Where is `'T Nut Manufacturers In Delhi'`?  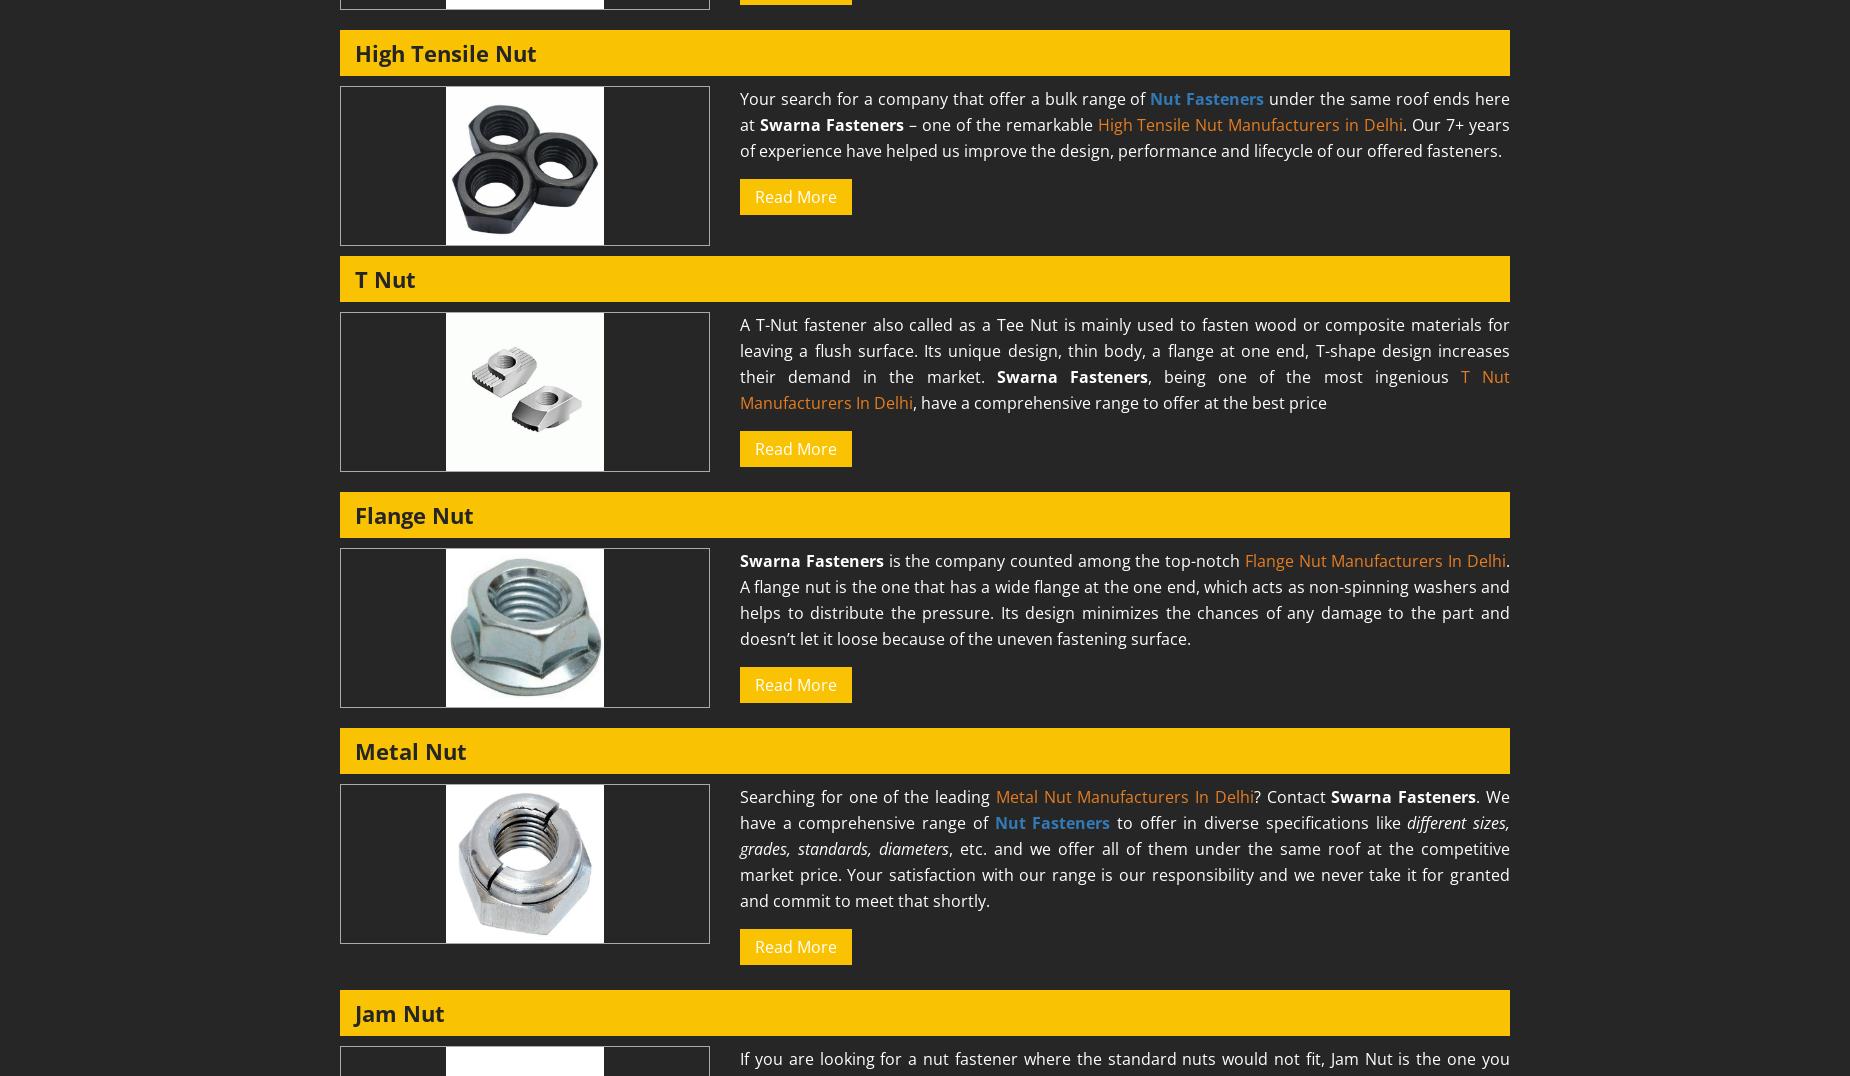 'T Nut Manufacturers In Delhi' is located at coordinates (1123, 389).